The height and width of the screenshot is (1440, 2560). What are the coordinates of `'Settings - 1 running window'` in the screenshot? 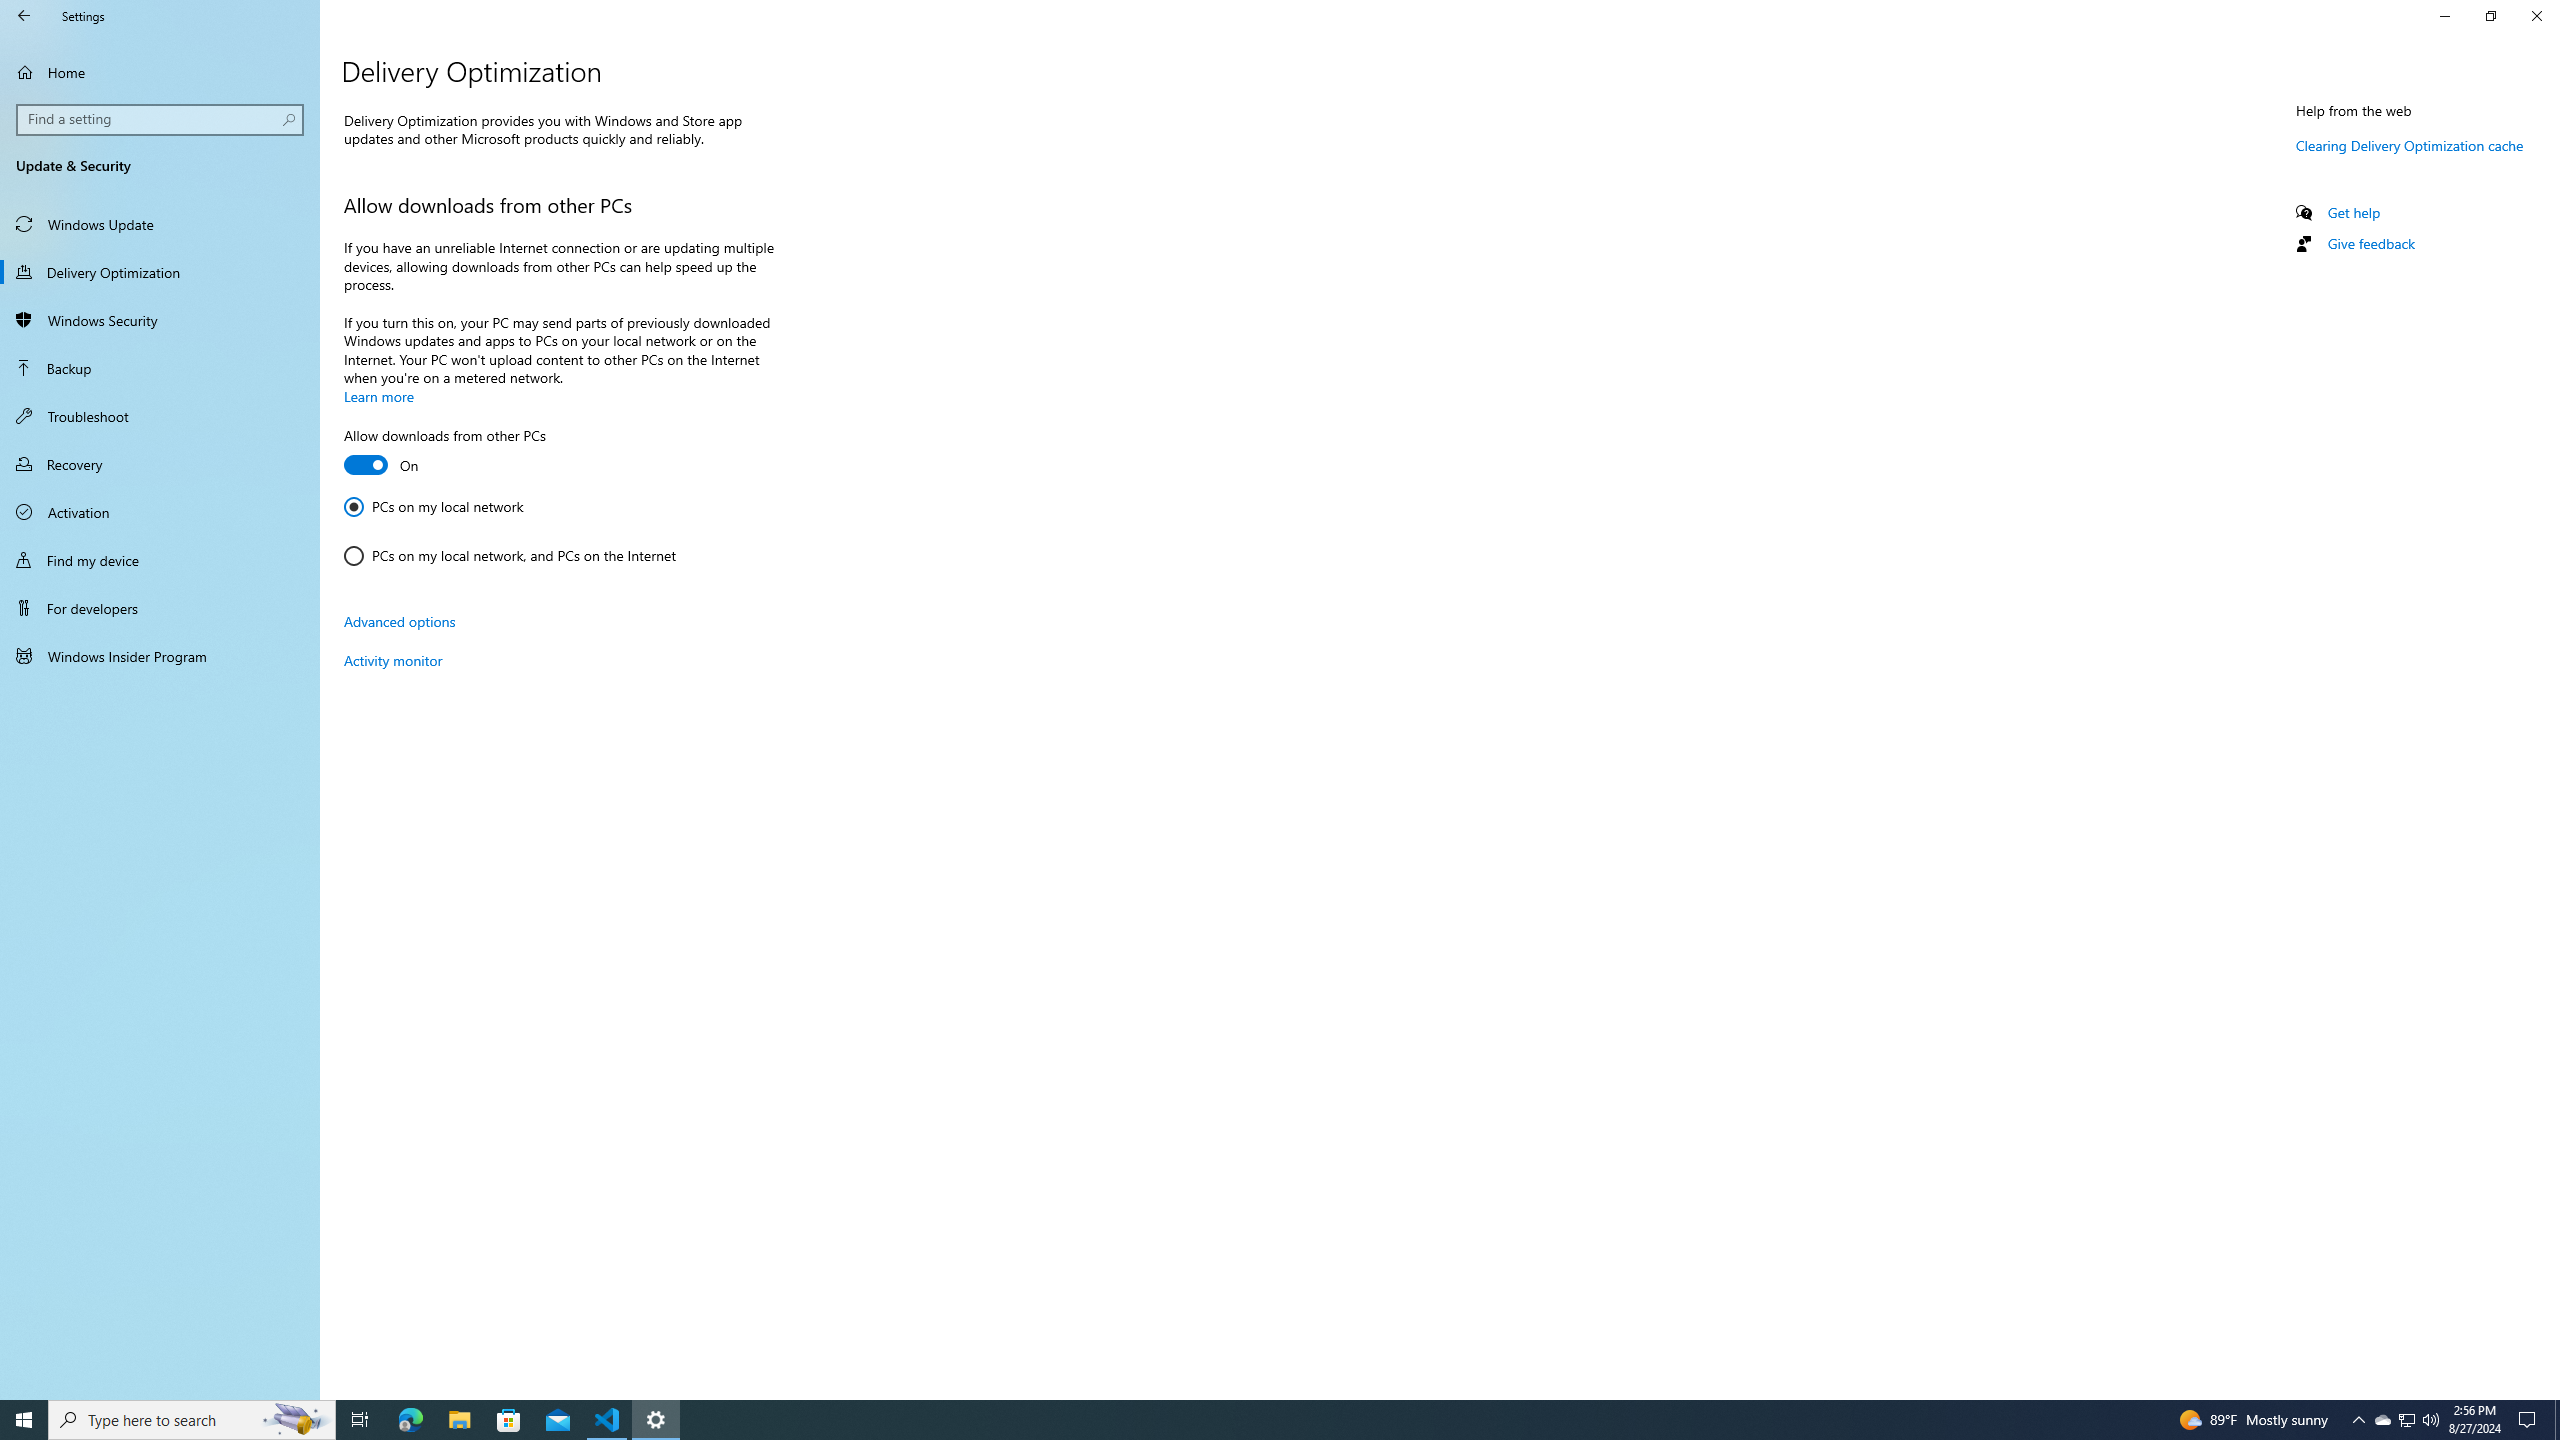 It's located at (656, 1418).